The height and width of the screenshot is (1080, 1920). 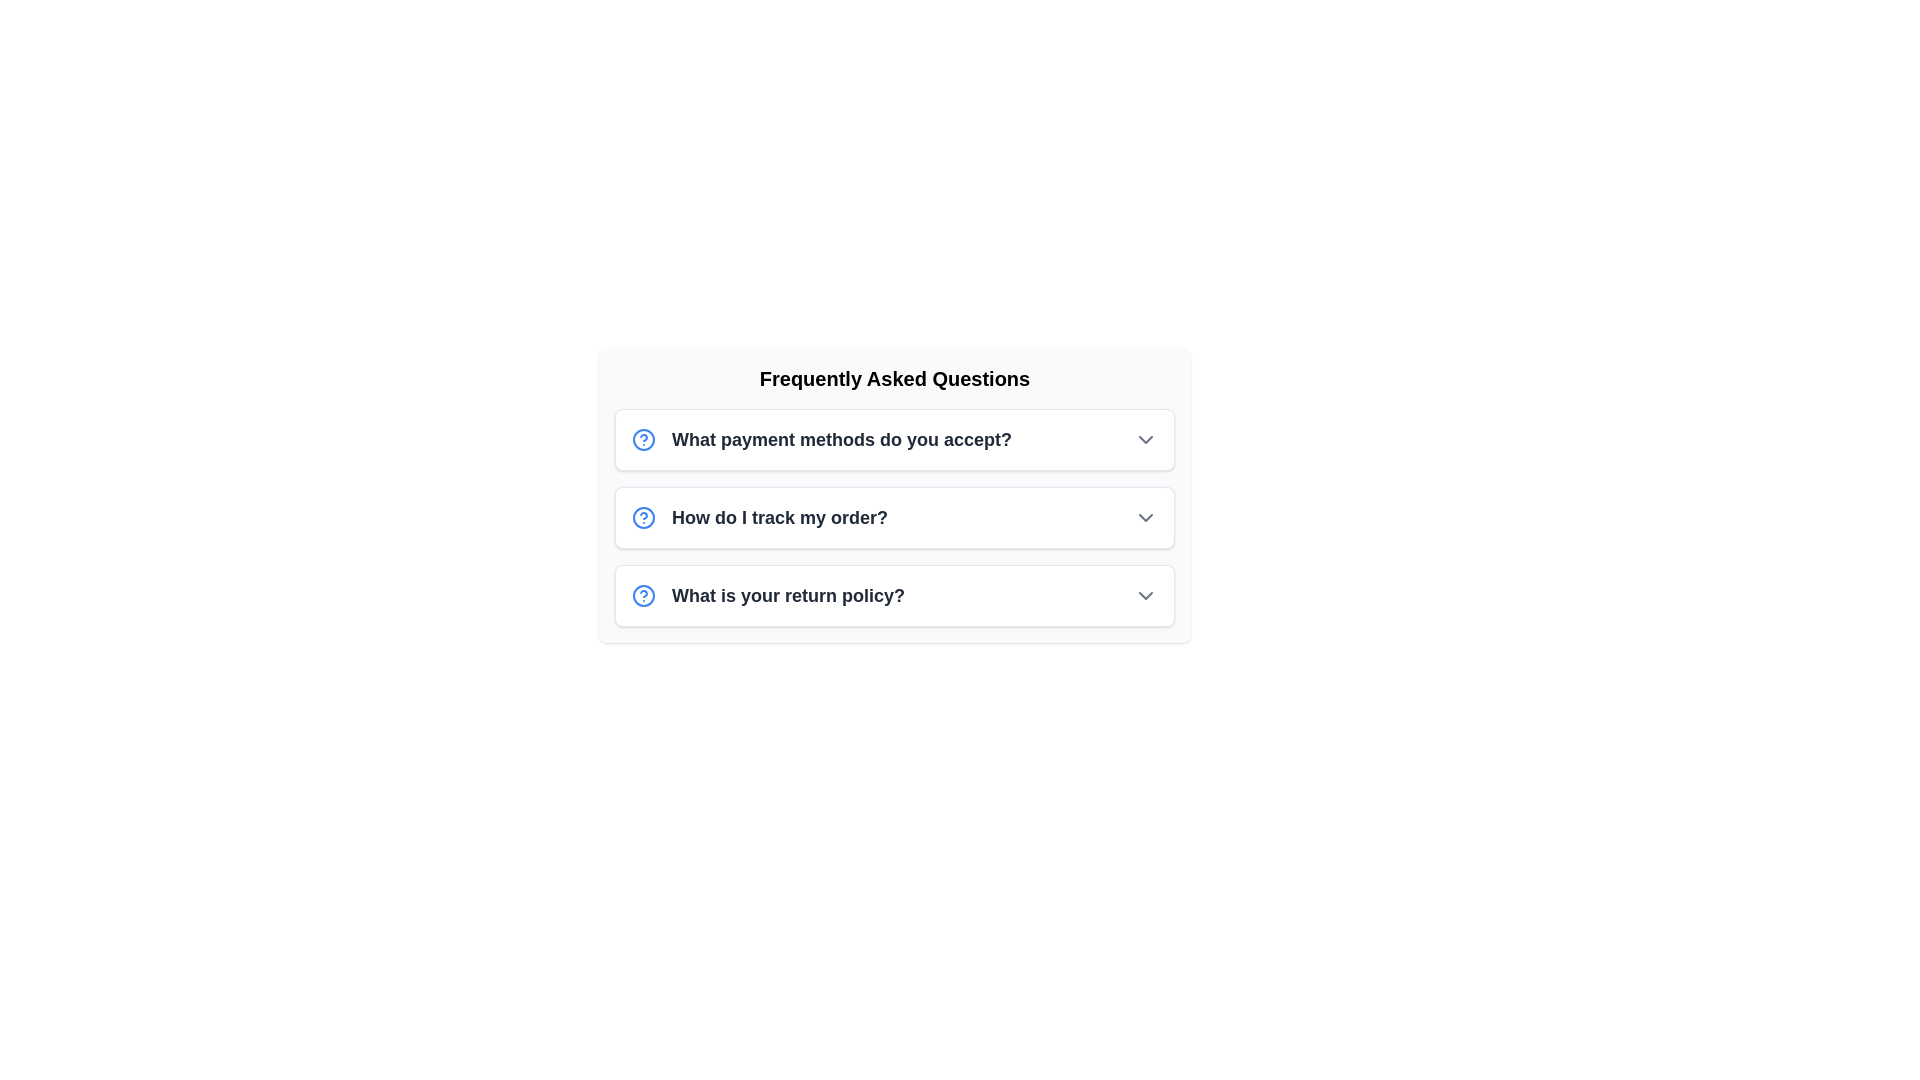 What do you see at coordinates (767, 595) in the screenshot?
I see `the last Expandable List Item with the question mark icon and text 'What is your return policy?' under the 'Frequently Asked Questions' header` at bounding box center [767, 595].